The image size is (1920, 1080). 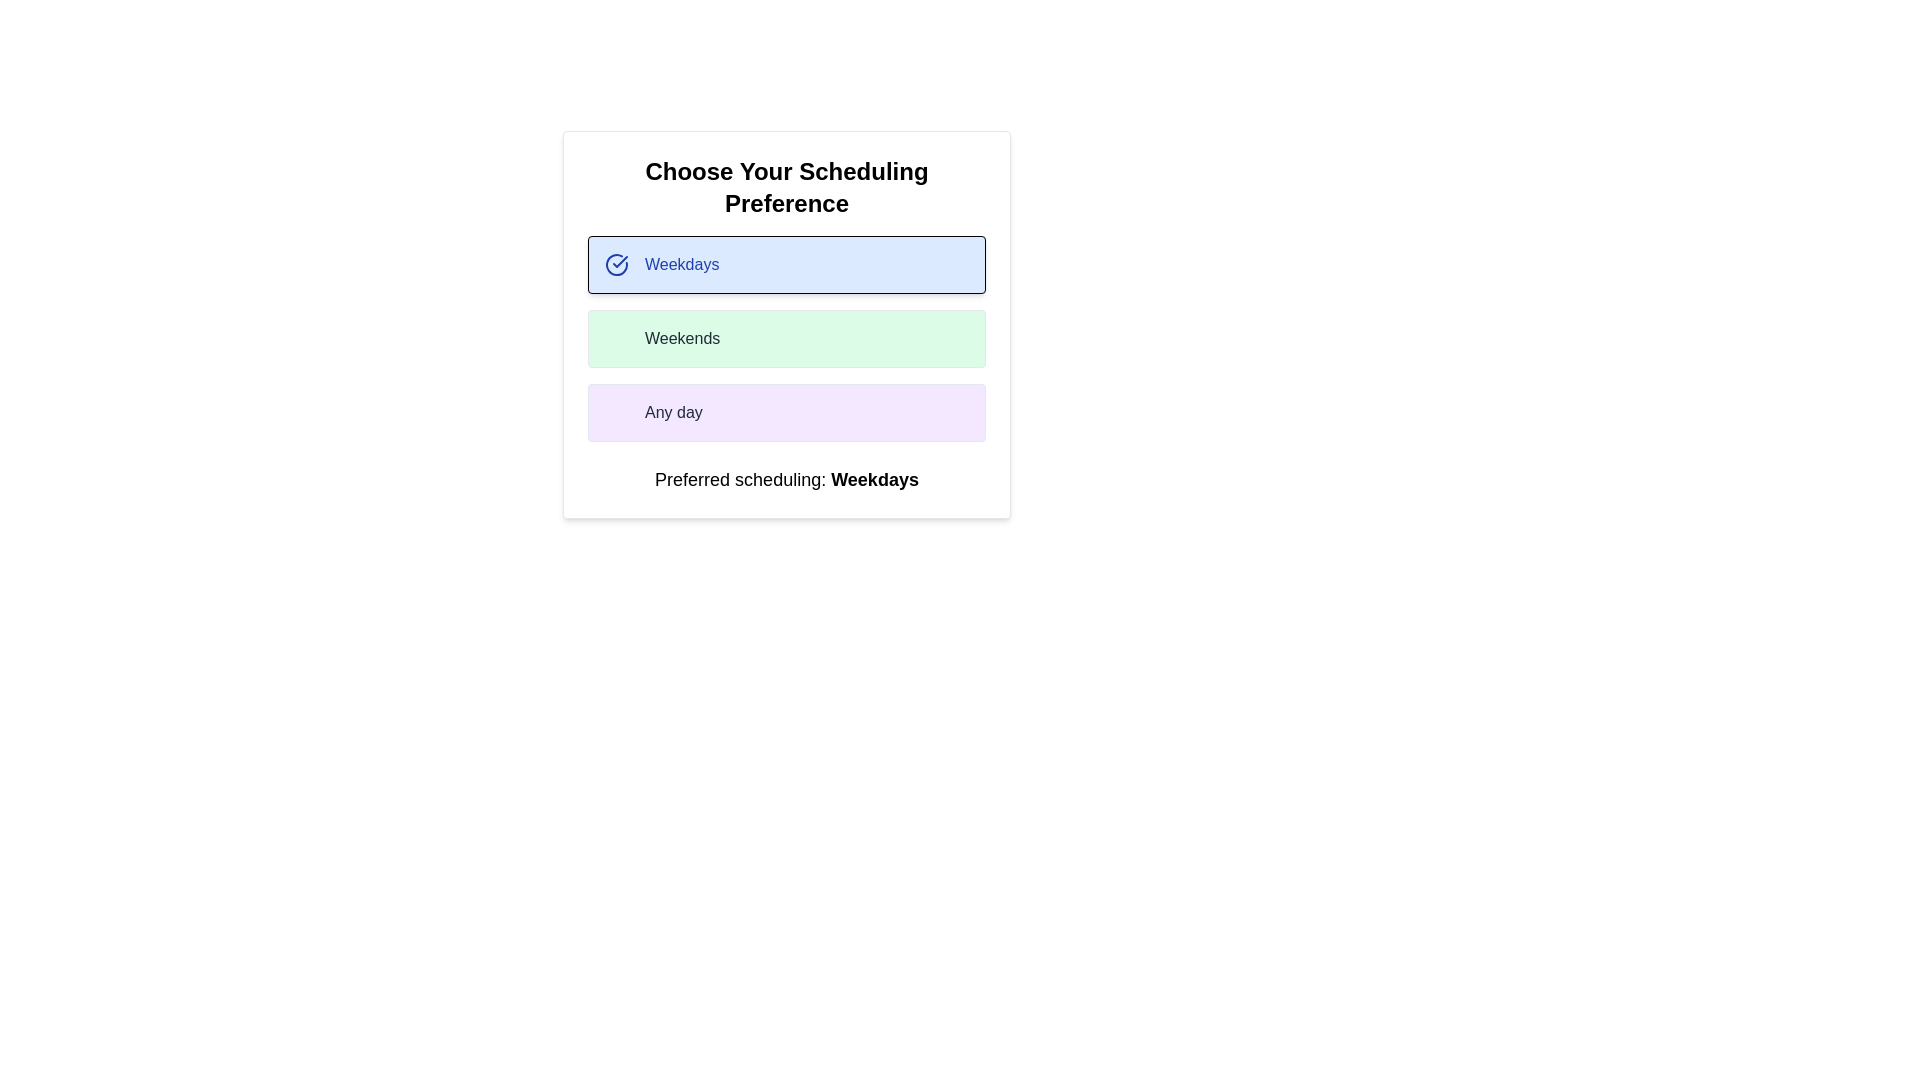 What do you see at coordinates (786, 338) in the screenshot?
I see `the 'Weekends' option in the scheduling preferences list` at bounding box center [786, 338].